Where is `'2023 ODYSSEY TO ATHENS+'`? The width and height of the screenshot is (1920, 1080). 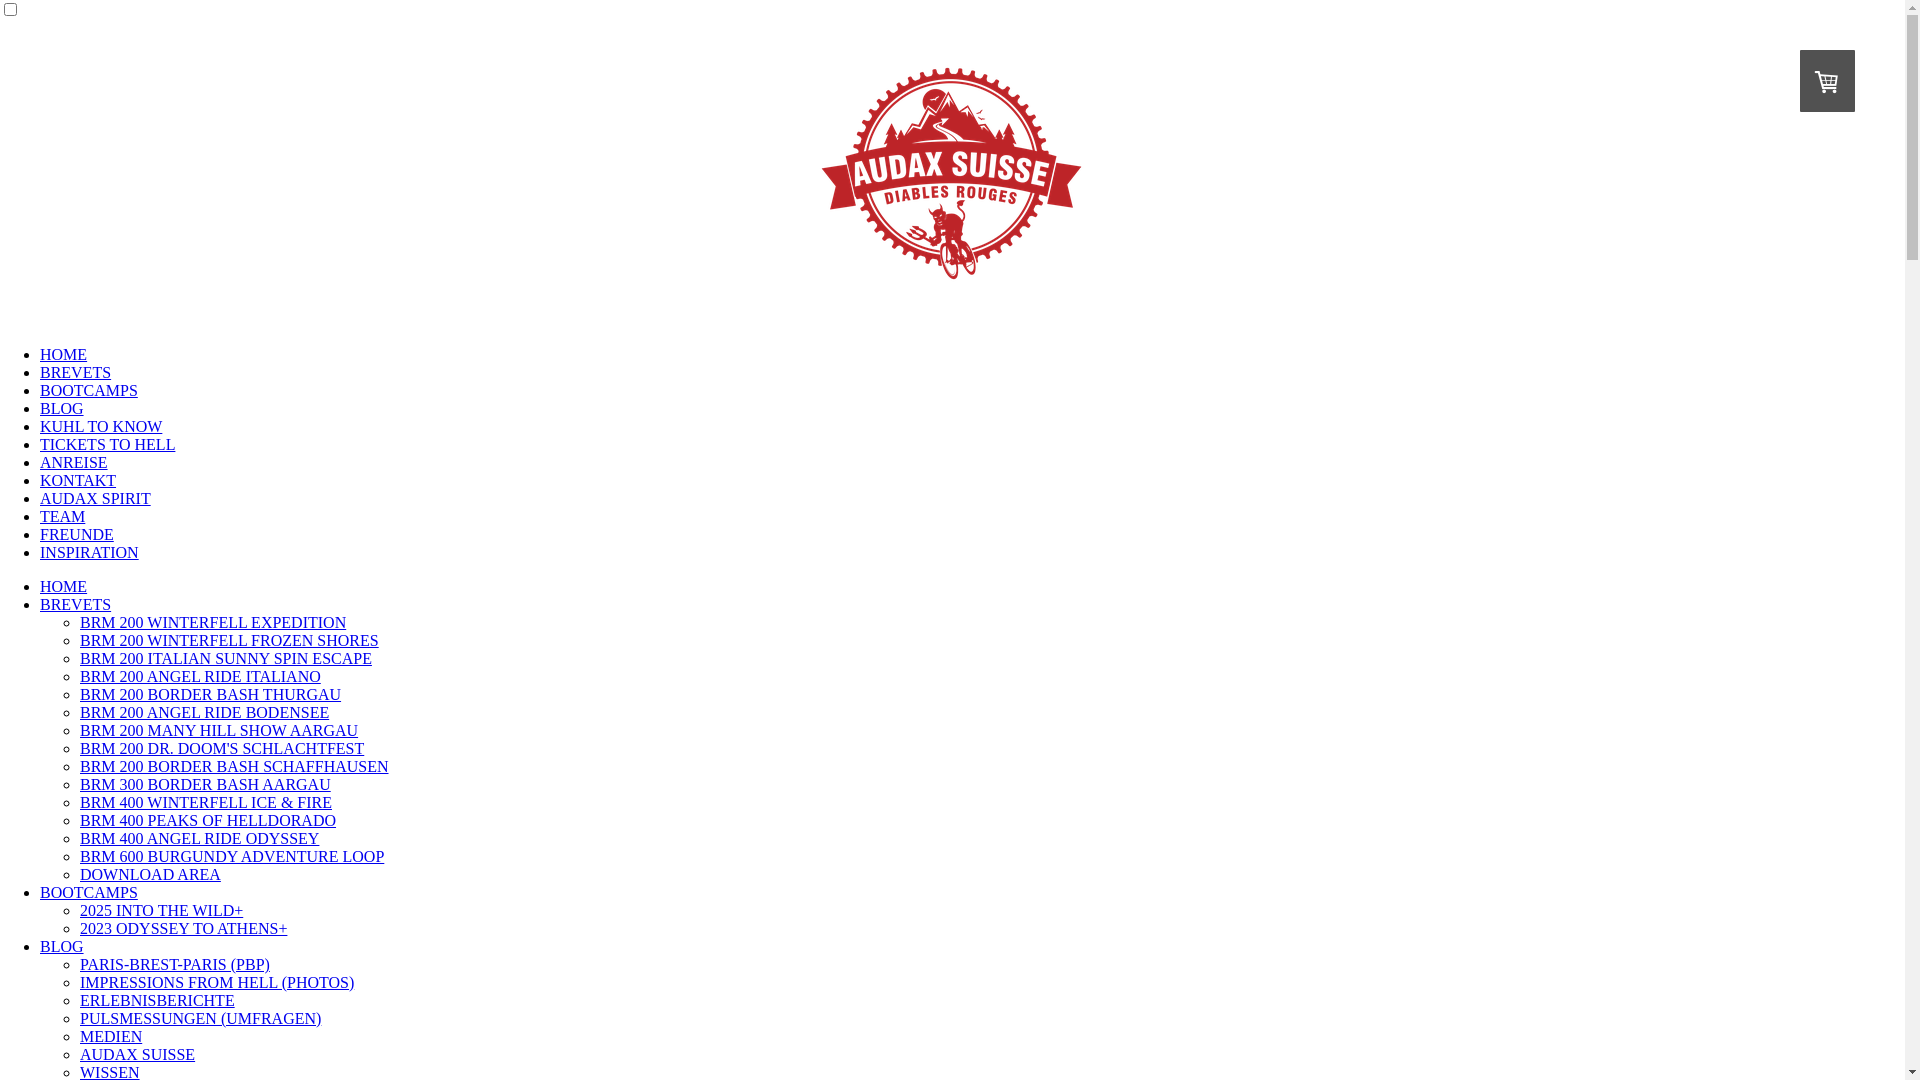
'2023 ODYSSEY TO ATHENS+' is located at coordinates (183, 928).